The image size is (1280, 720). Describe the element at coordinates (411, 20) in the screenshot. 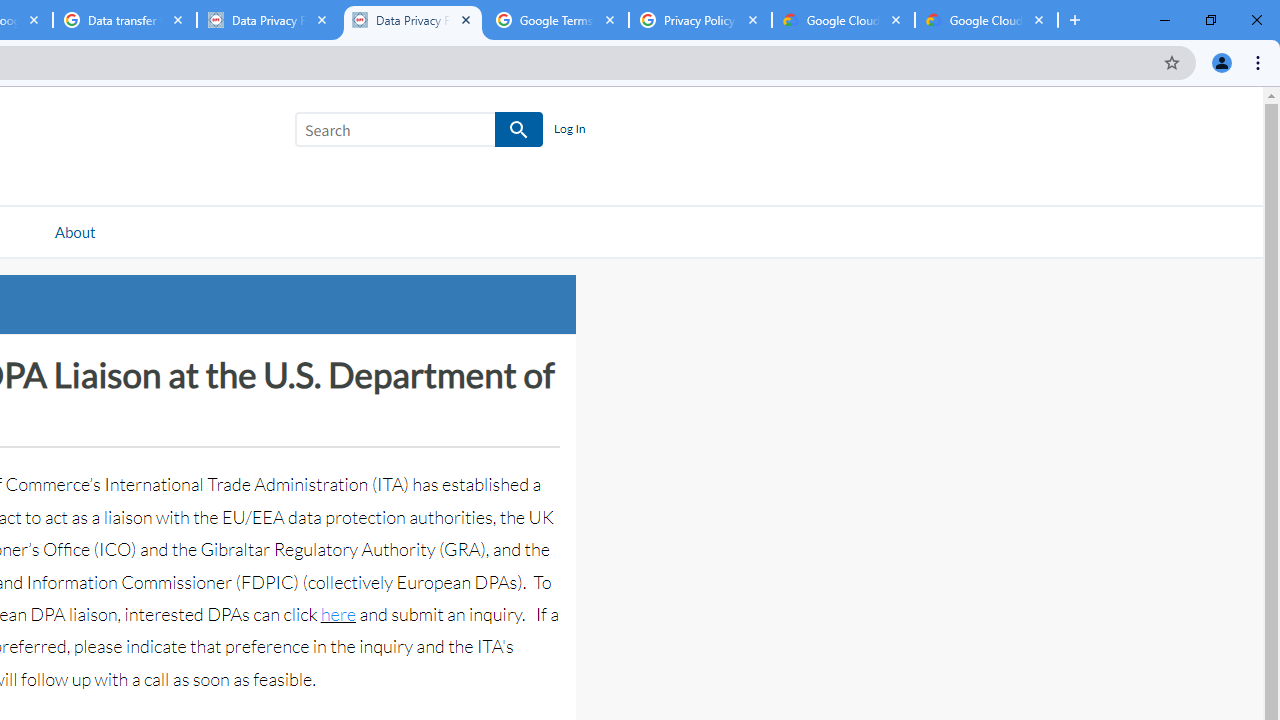

I see `'Data Privacy Framework'` at that location.